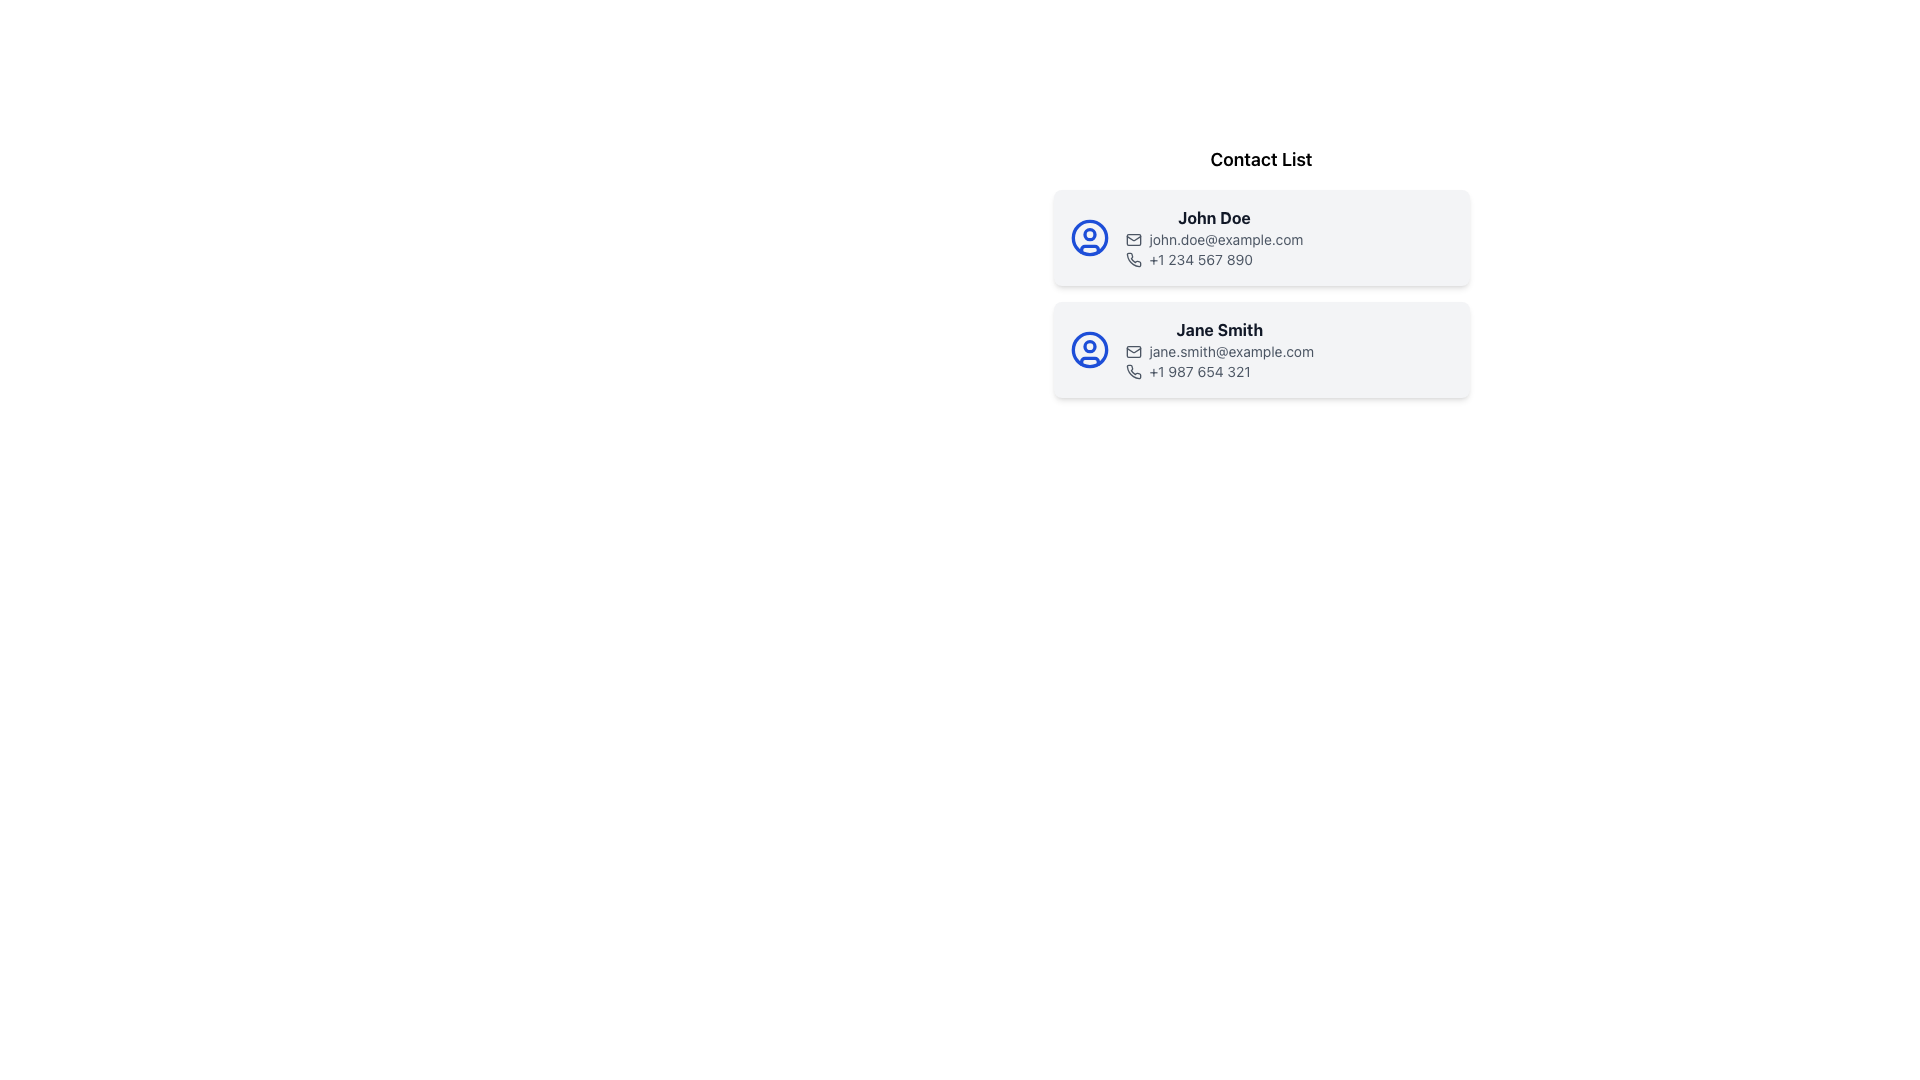 The width and height of the screenshot is (1920, 1080). Describe the element at coordinates (1218, 329) in the screenshot. I see `text displayed in the bold label 'Jane Smith' located in the second contact card of the contact list` at that location.